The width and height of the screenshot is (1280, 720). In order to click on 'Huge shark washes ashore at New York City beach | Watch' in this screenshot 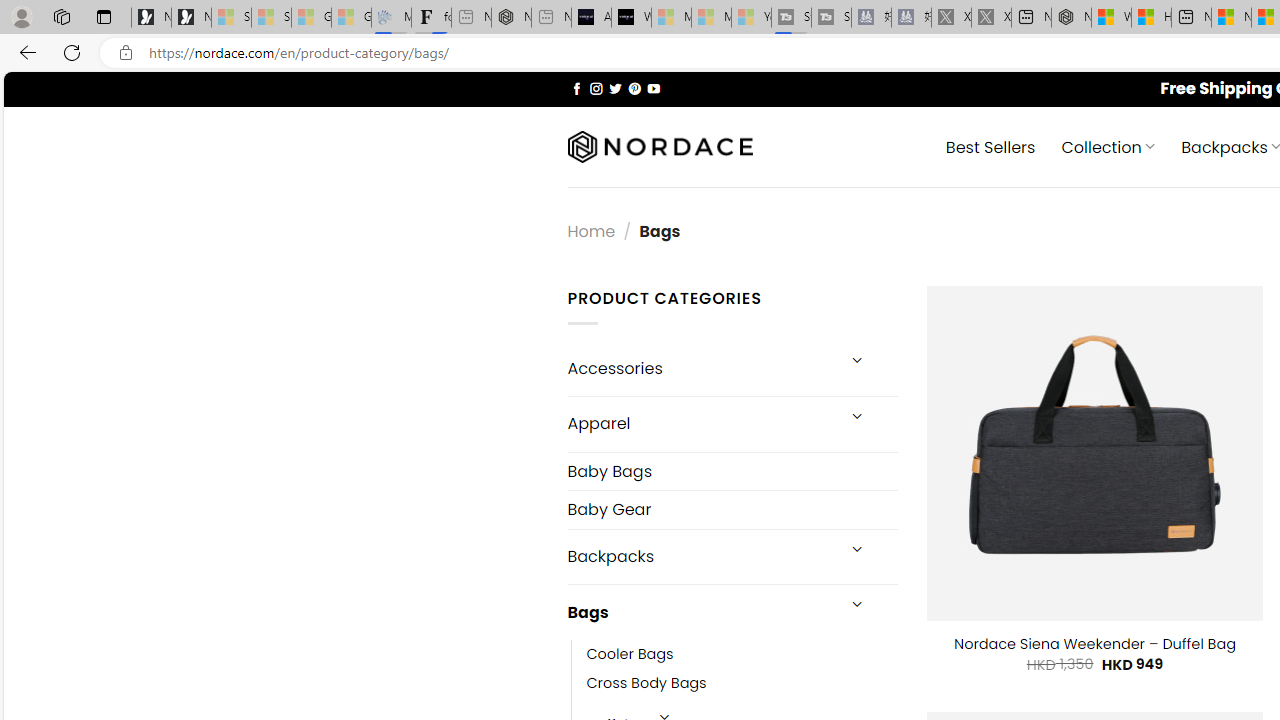, I will do `click(1151, 17)`.